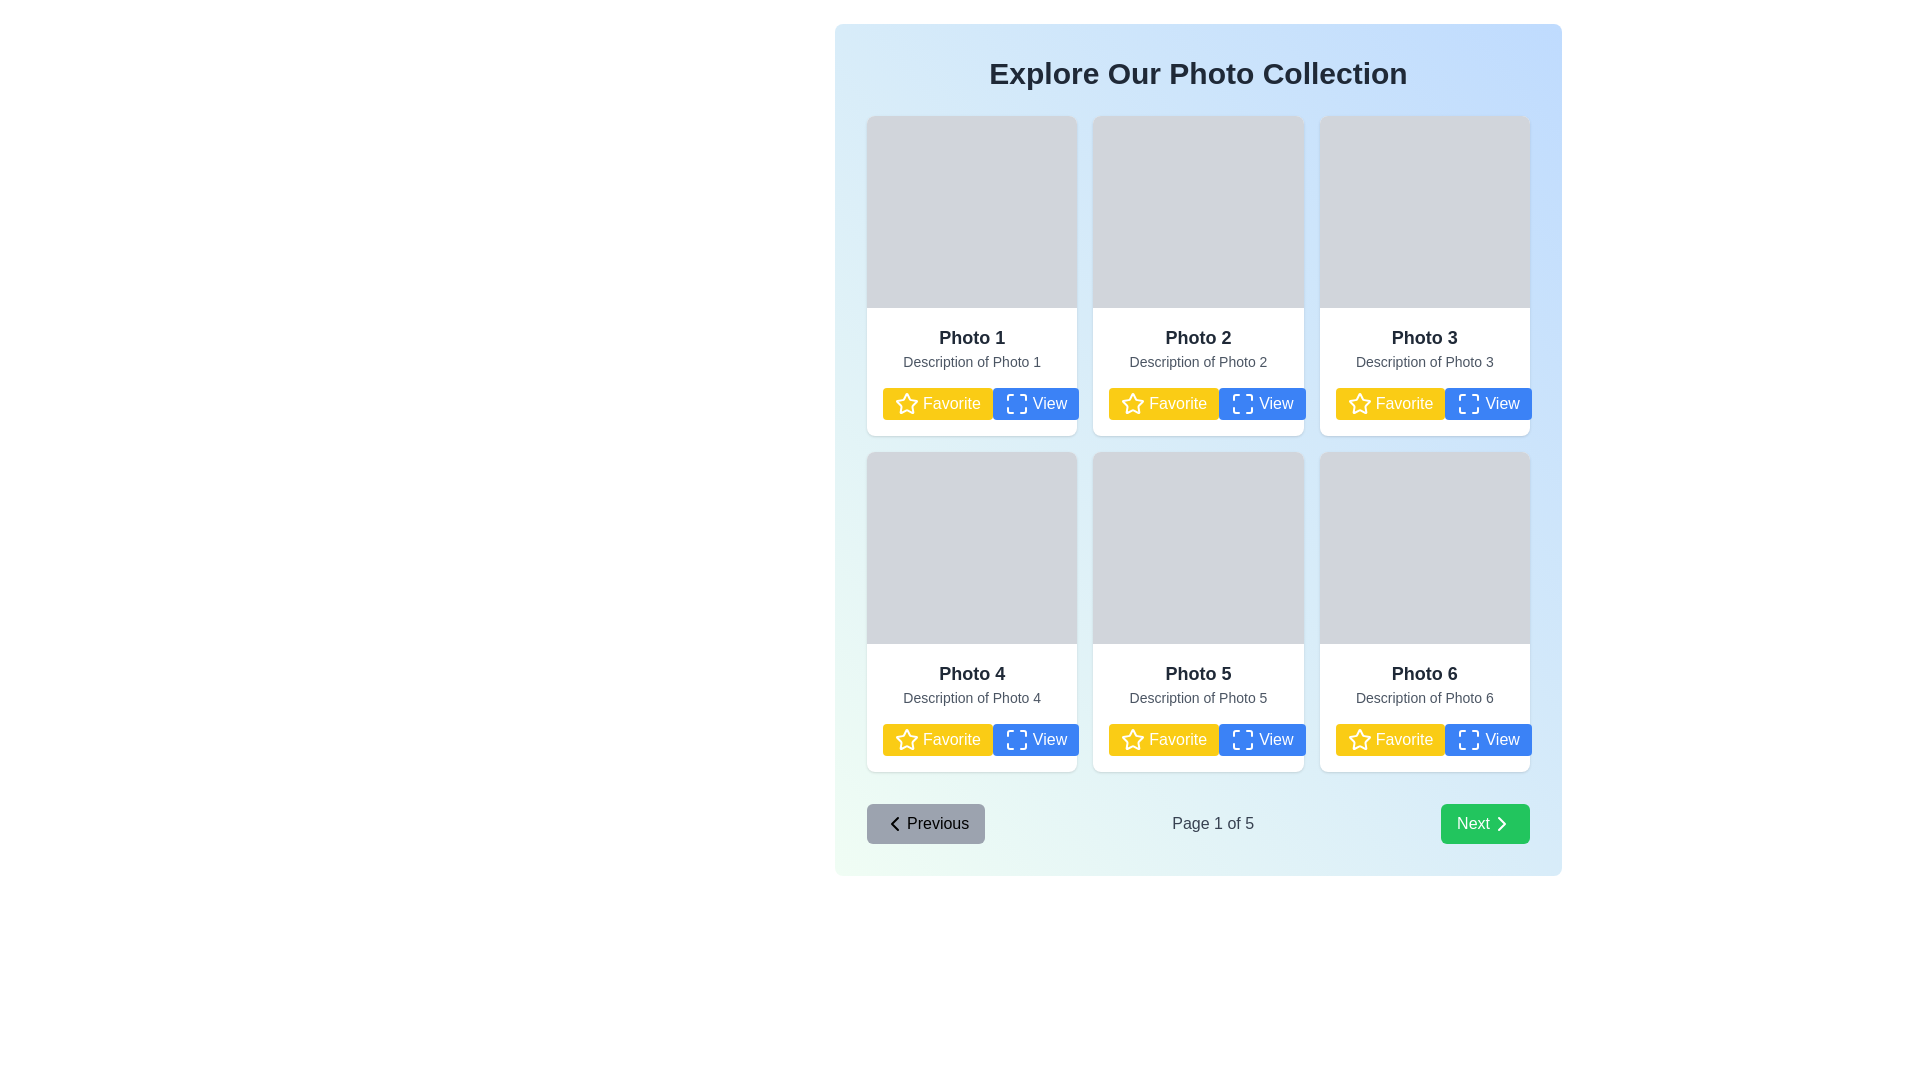 The width and height of the screenshot is (1920, 1080). What do you see at coordinates (1469, 404) in the screenshot?
I see `the minimalist square icon located within the blue 'View' button beneath the 'Photo 3' card` at bounding box center [1469, 404].